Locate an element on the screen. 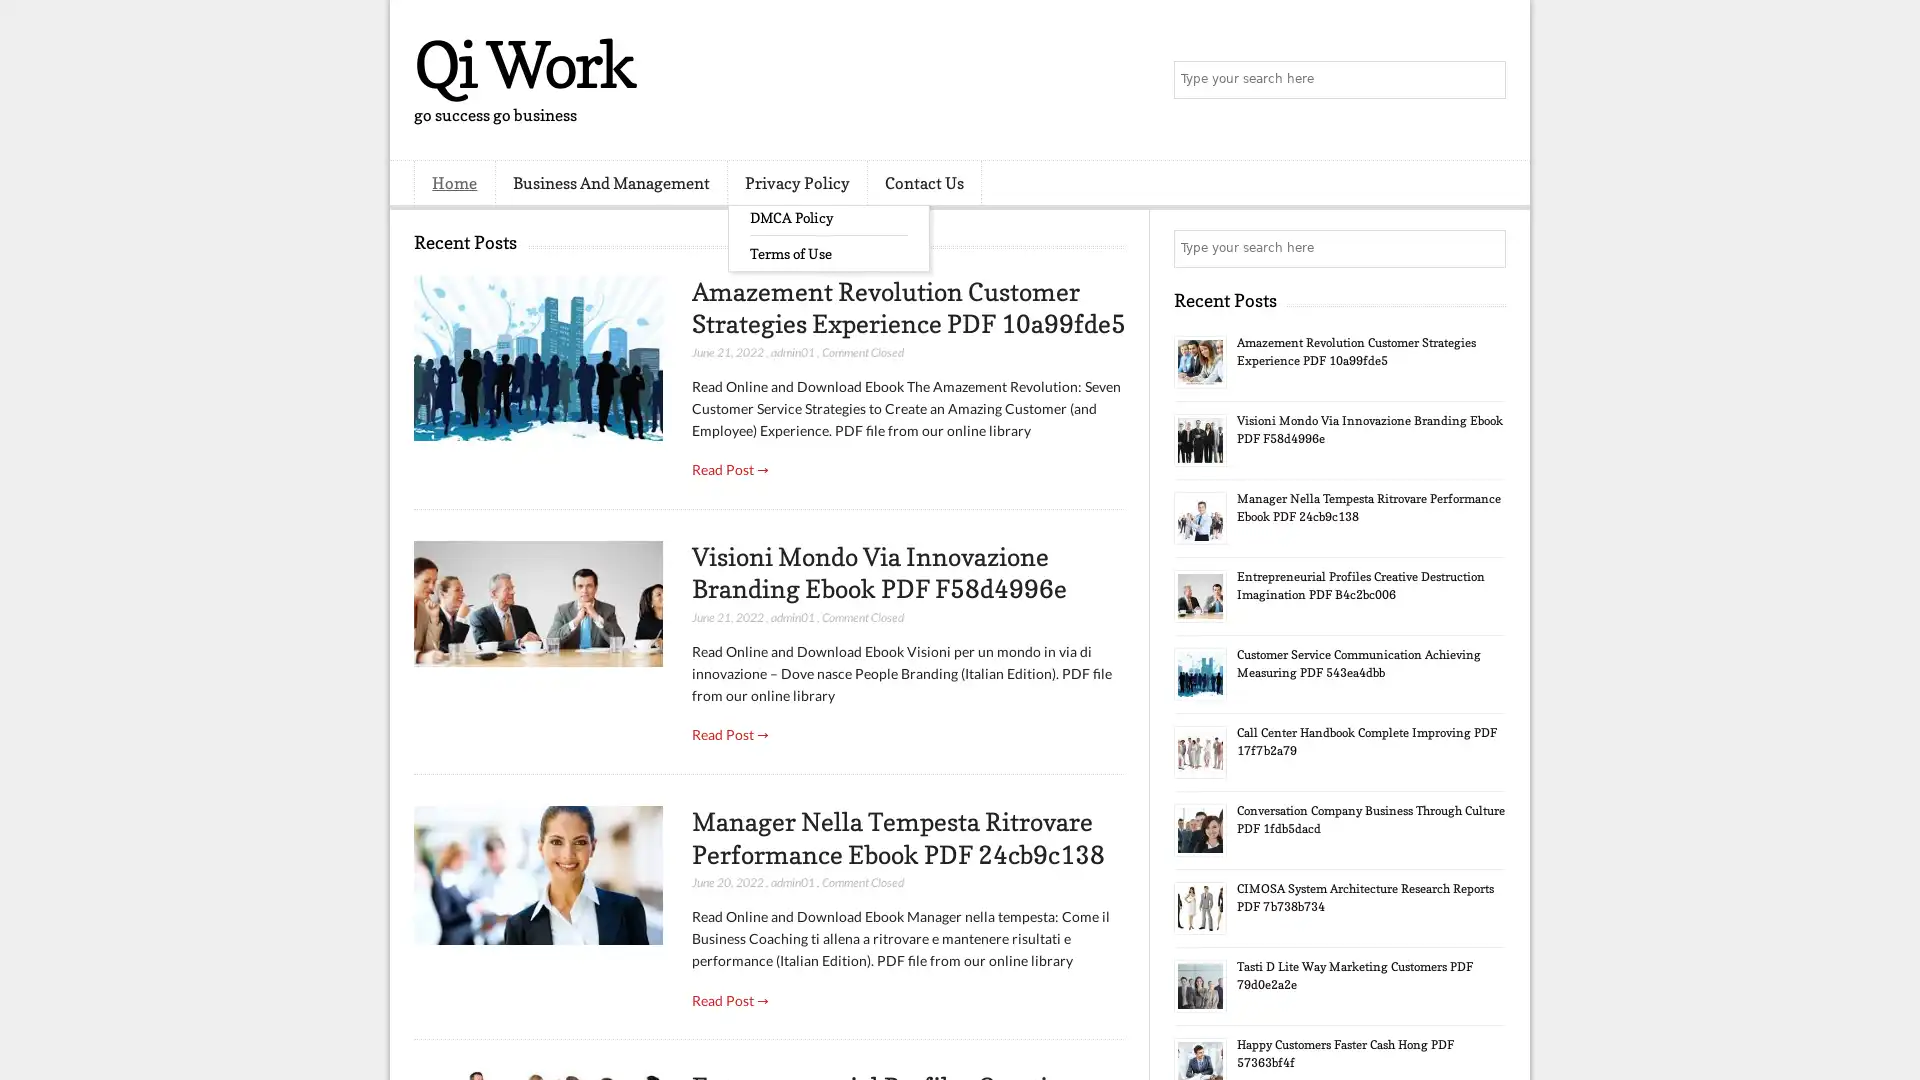  Search is located at coordinates (1485, 80).